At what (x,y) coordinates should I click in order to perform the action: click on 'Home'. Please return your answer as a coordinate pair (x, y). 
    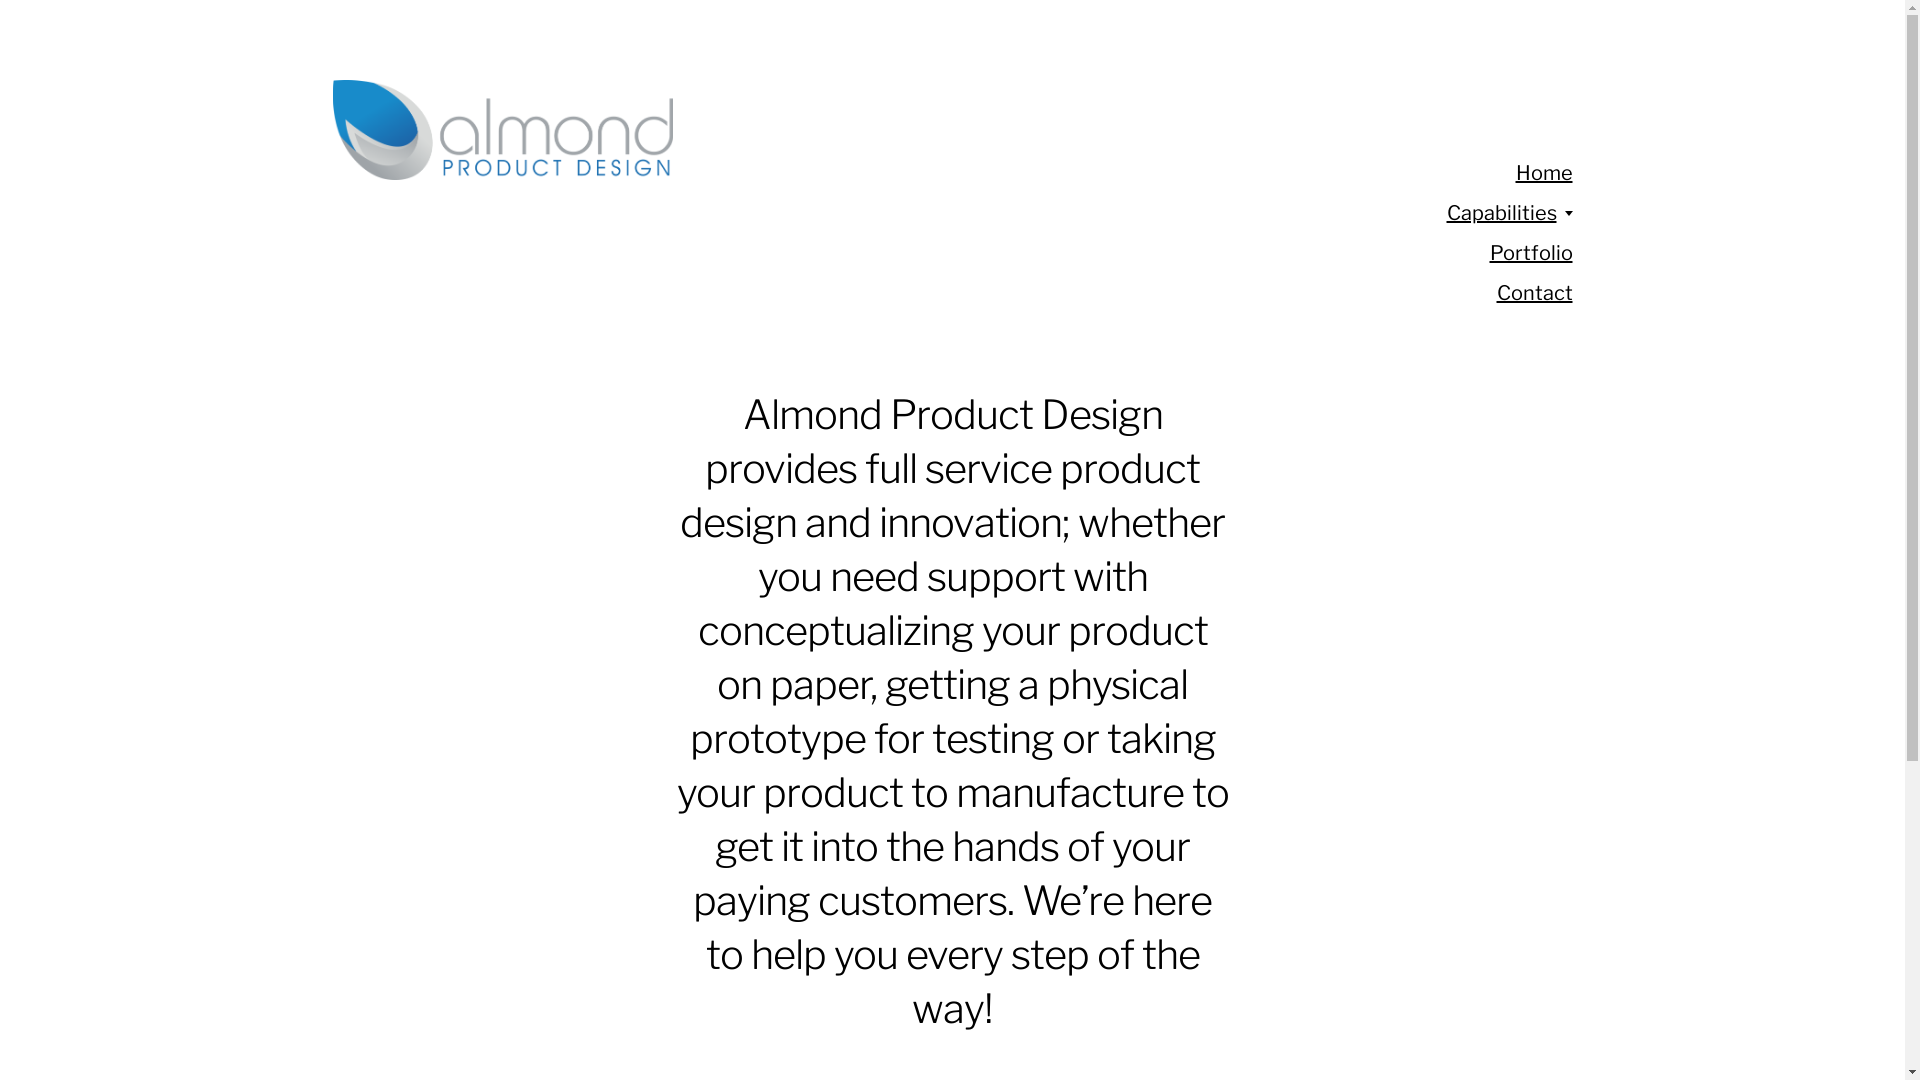
    Looking at the image, I should click on (1516, 172).